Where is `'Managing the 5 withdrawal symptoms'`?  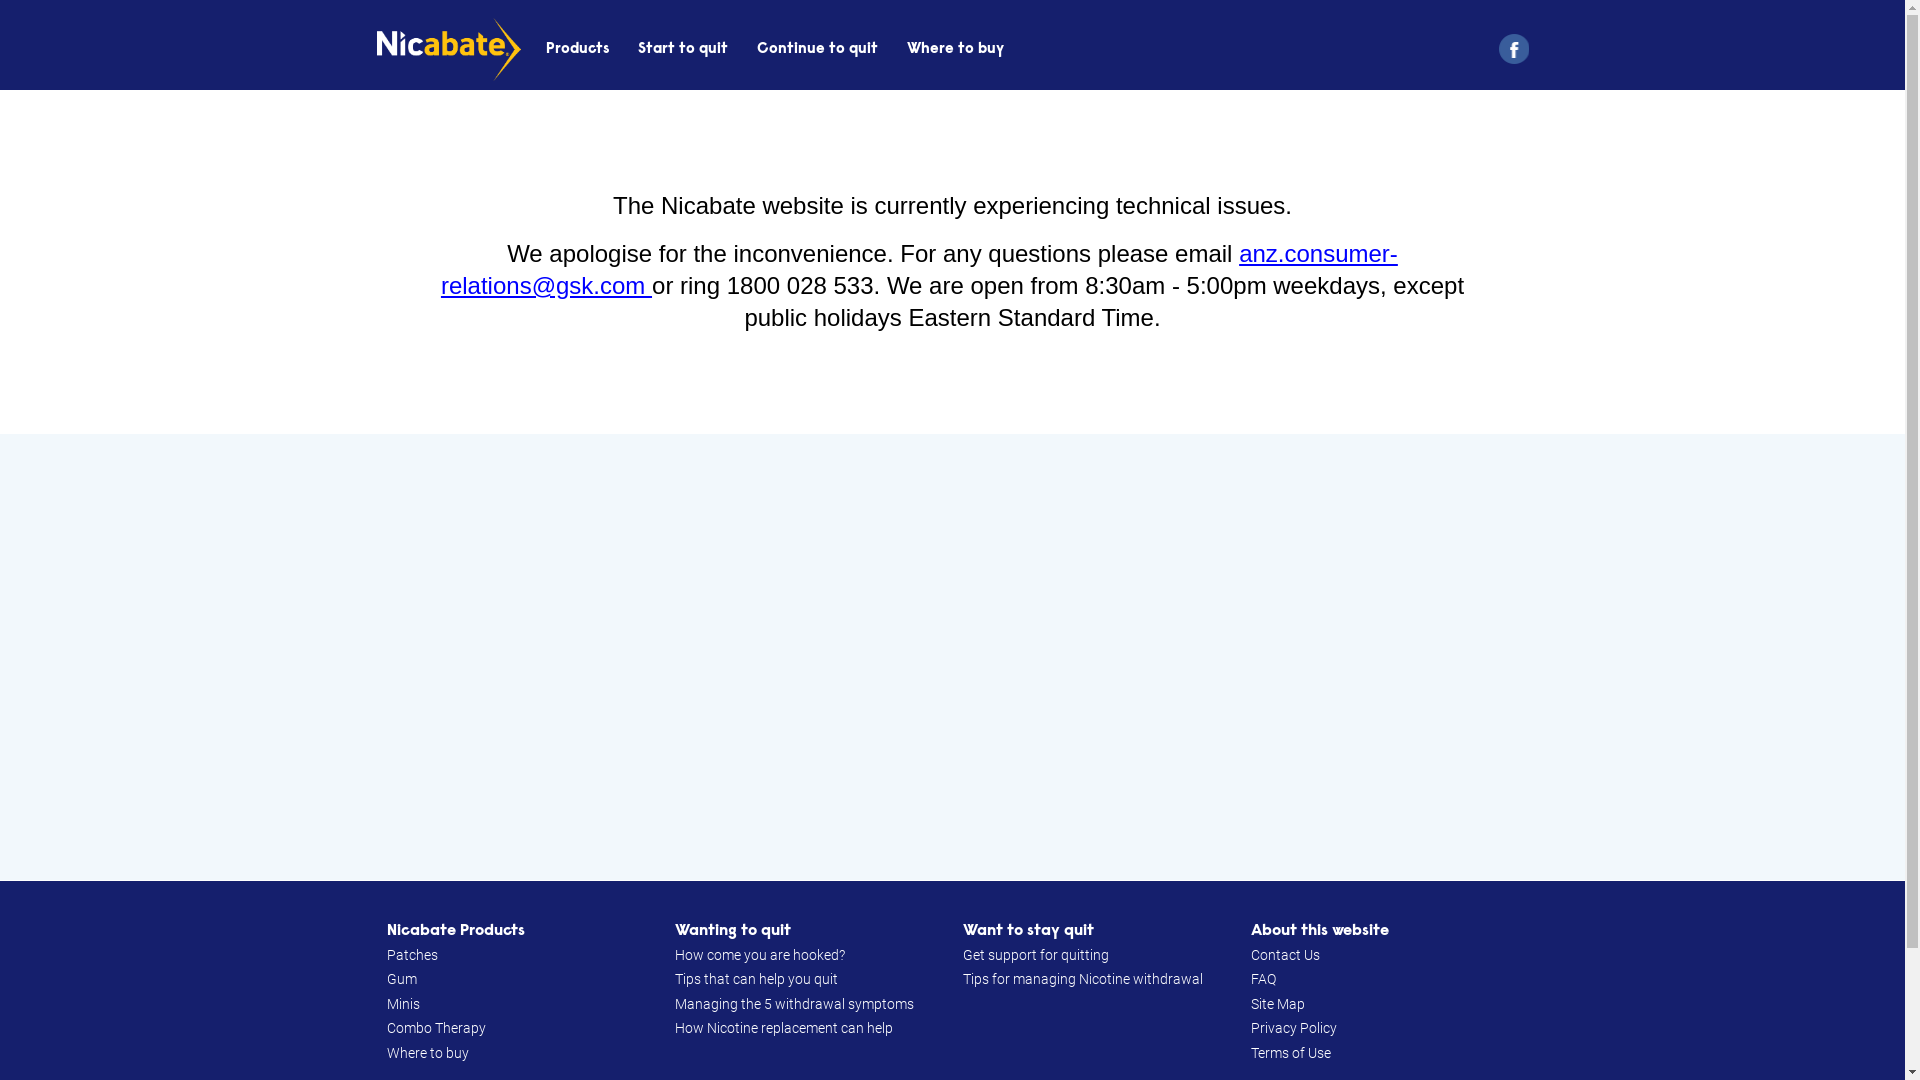 'Managing the 5 withdrawal symptoms' is located at coordinates (792, 1004).